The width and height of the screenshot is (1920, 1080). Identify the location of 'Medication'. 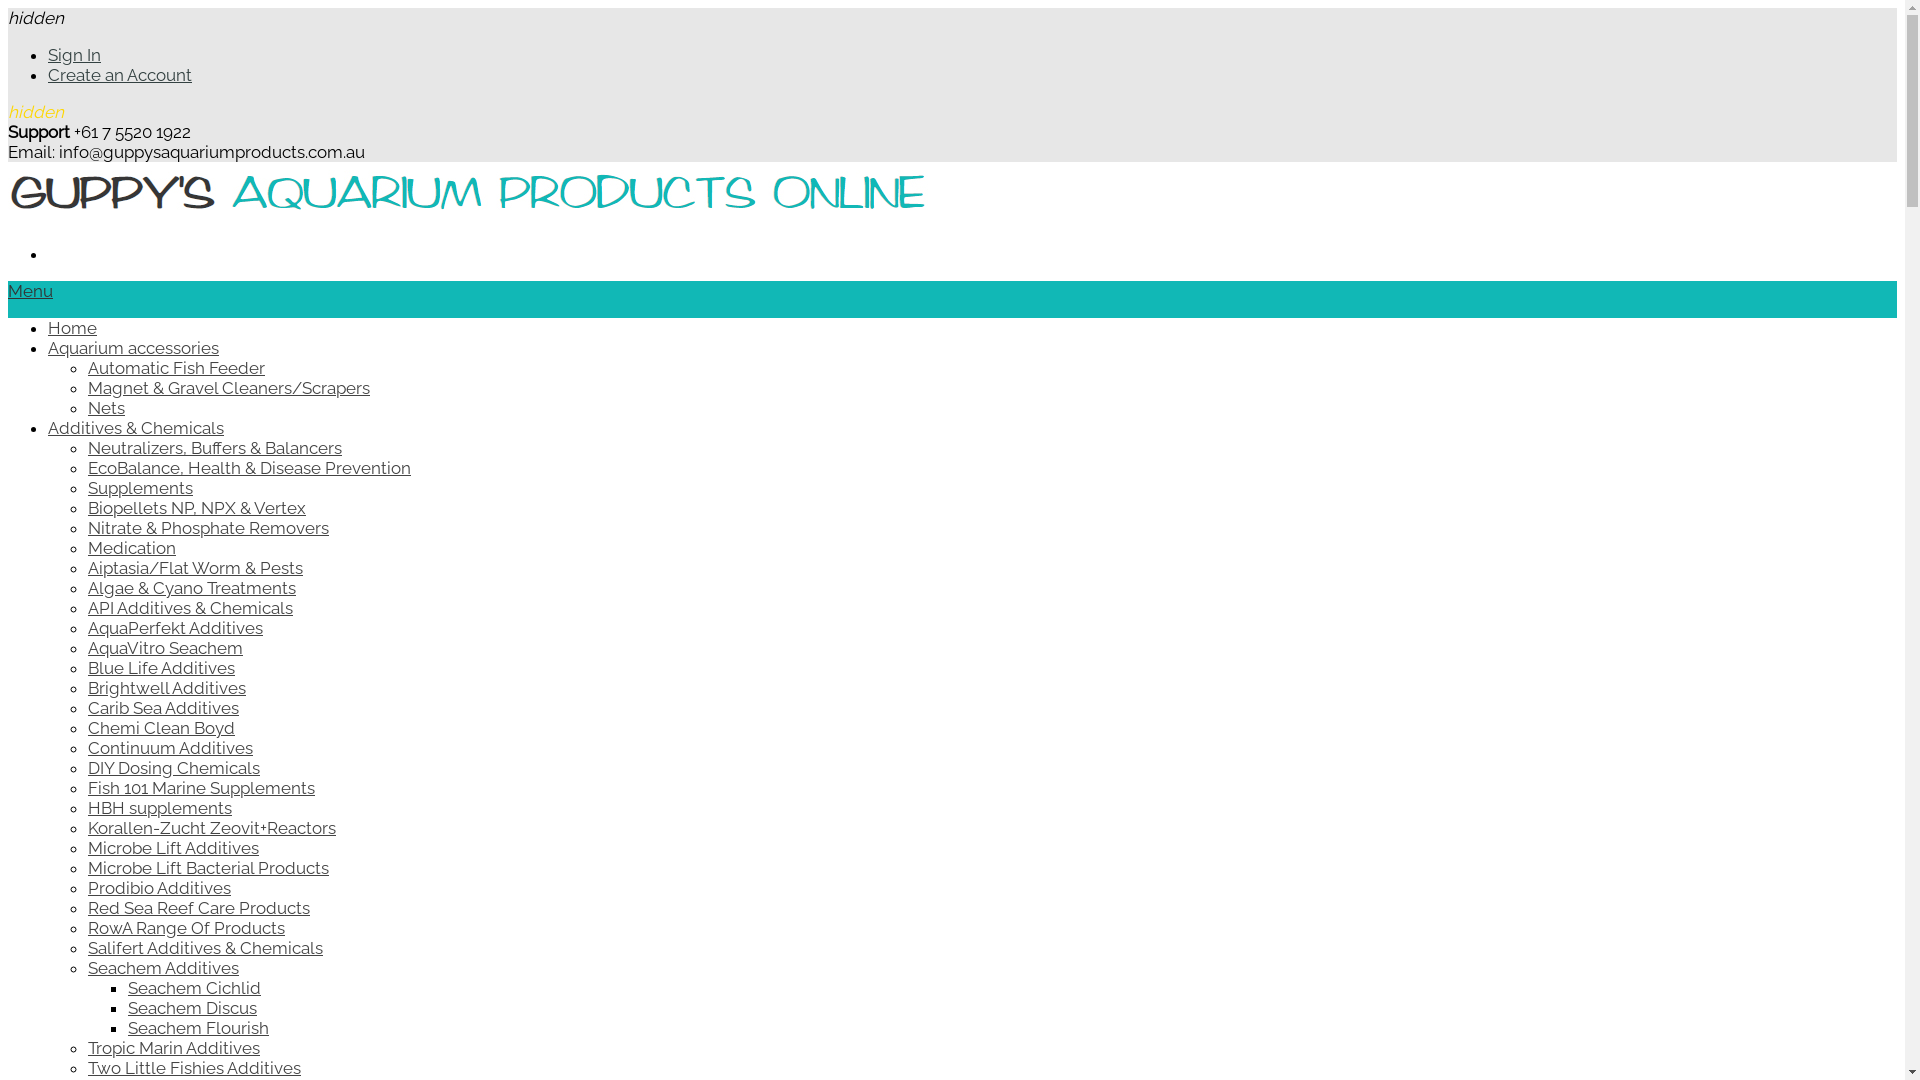
(130, 547).